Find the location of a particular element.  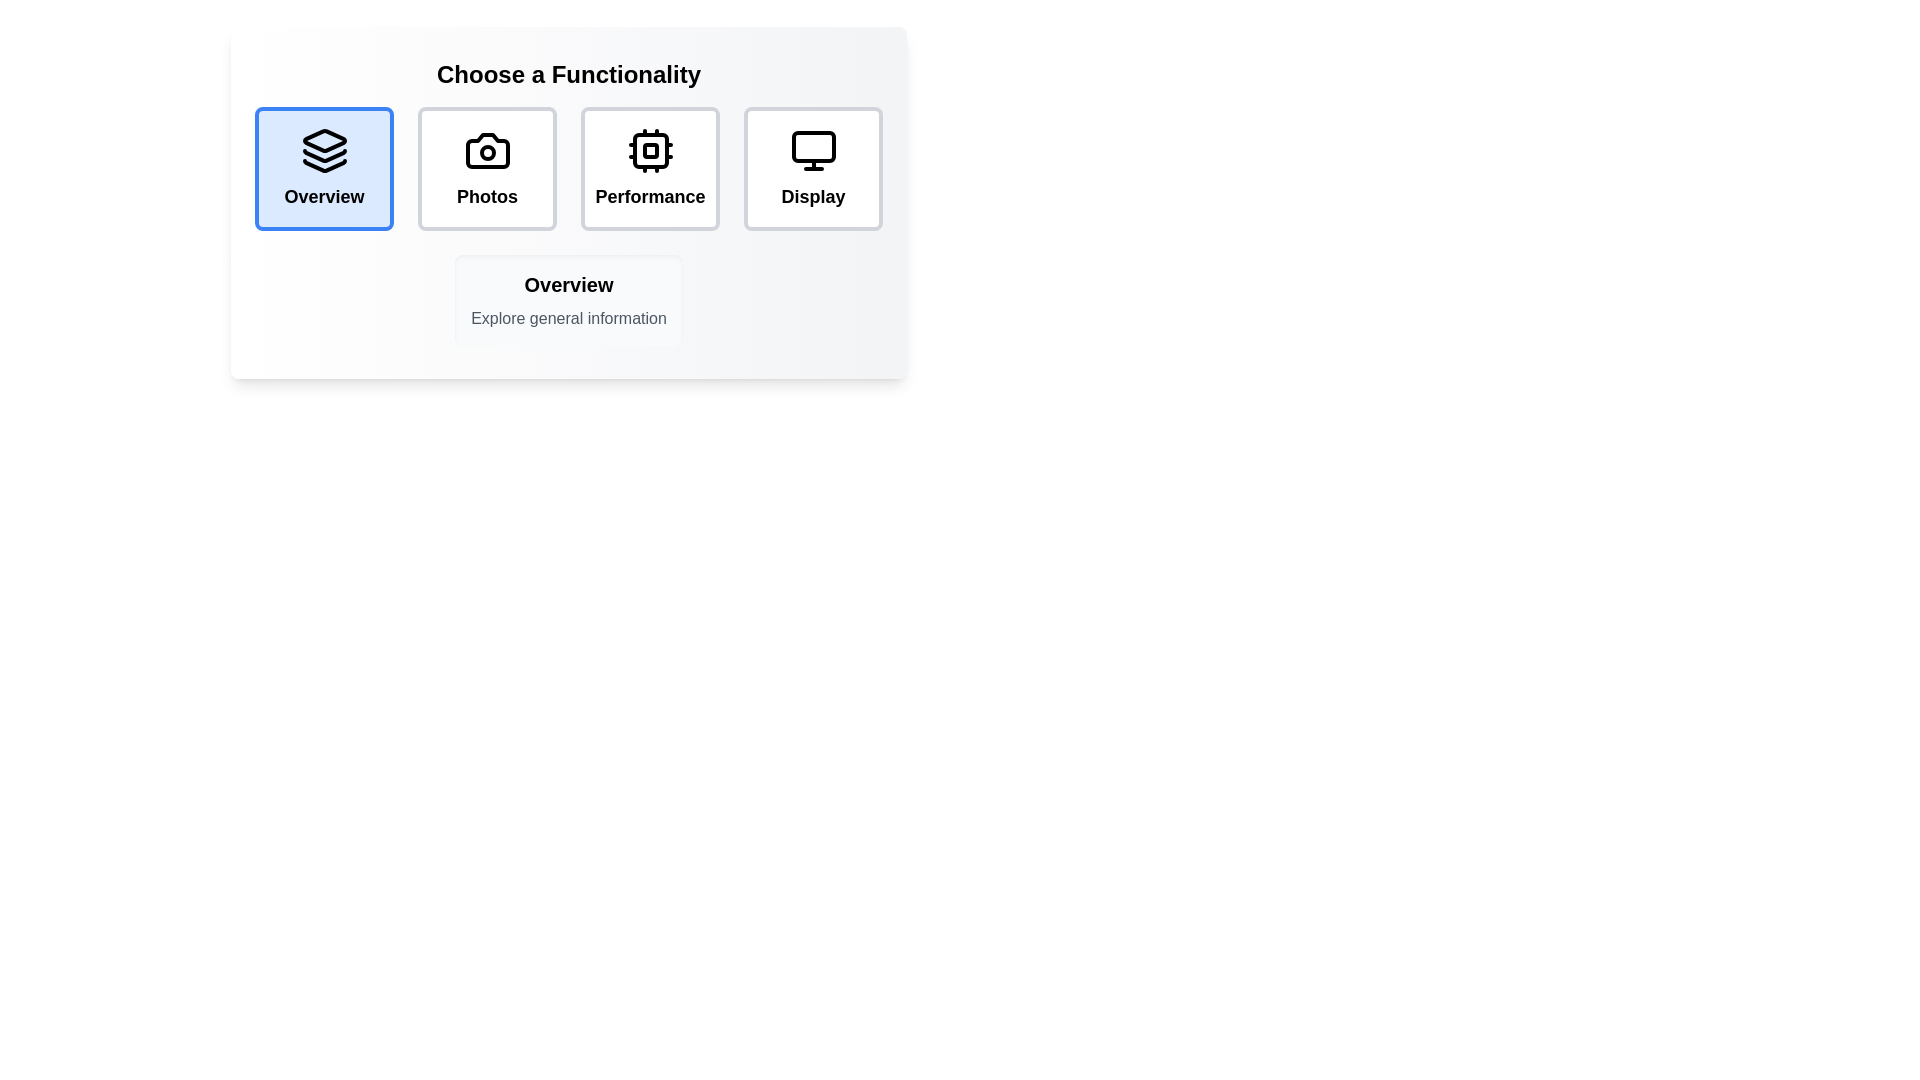

attention on the 'Photos' text label is located at coordinates (487, 196).